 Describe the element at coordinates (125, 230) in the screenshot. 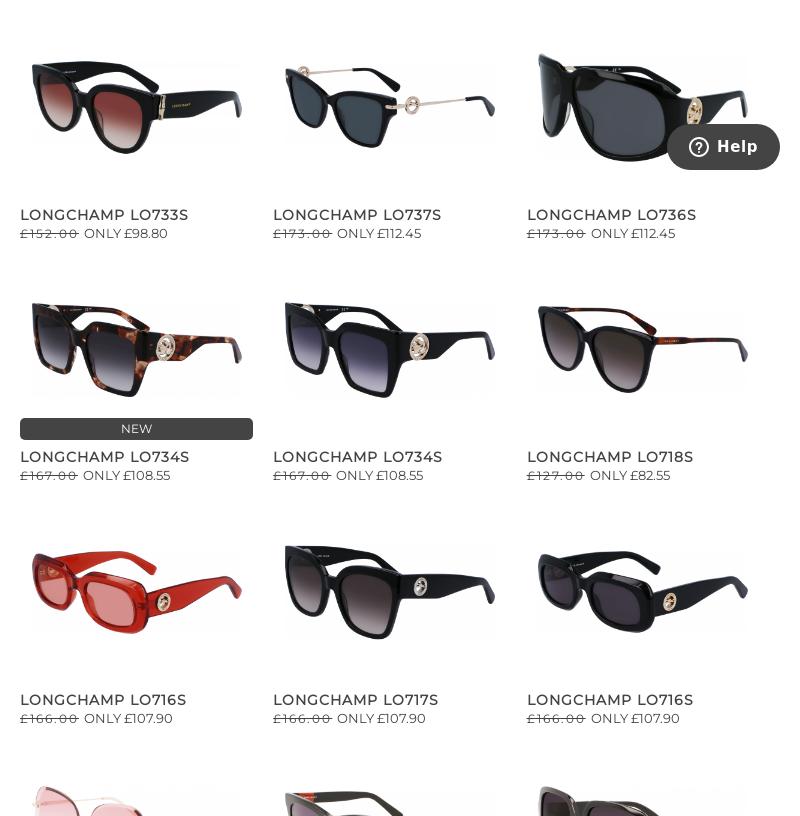

I see `'Only £98.80'` at that location.